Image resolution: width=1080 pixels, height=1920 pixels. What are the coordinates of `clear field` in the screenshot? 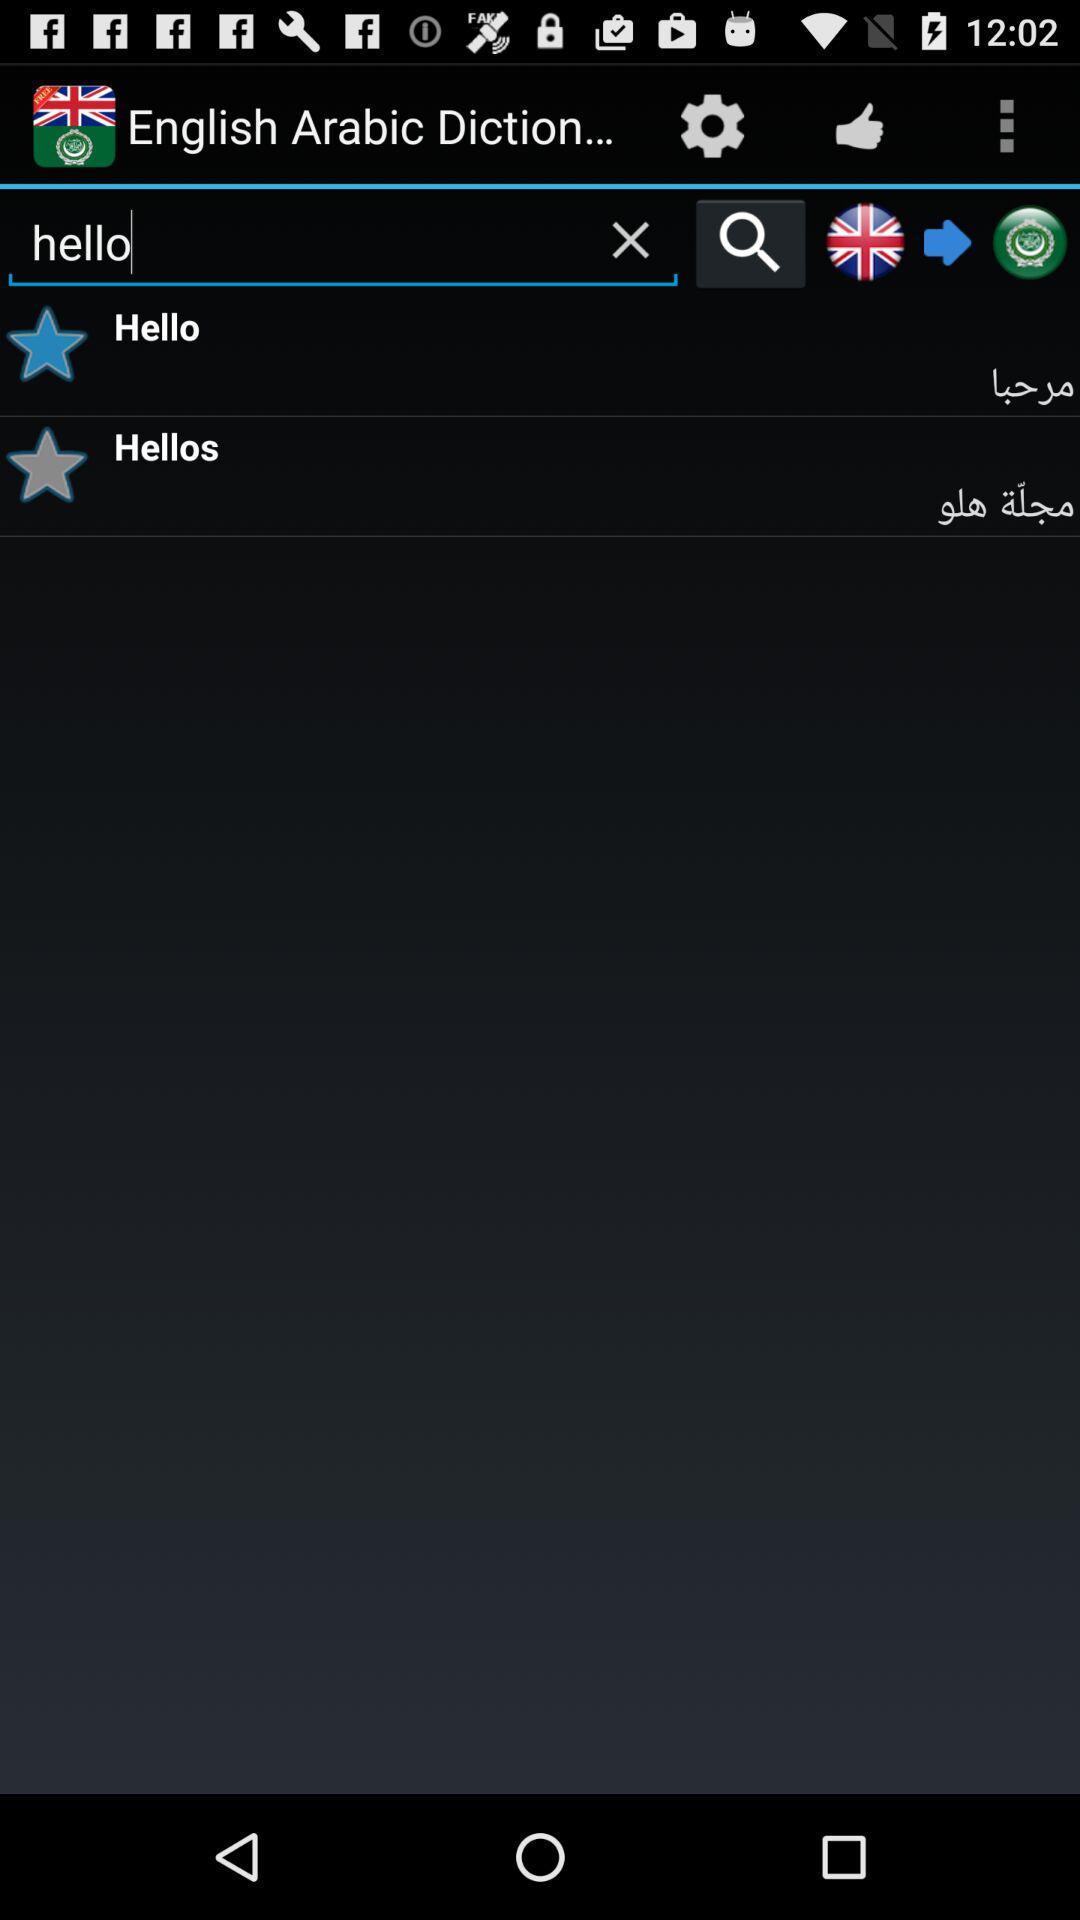 It's located at (630, 240).